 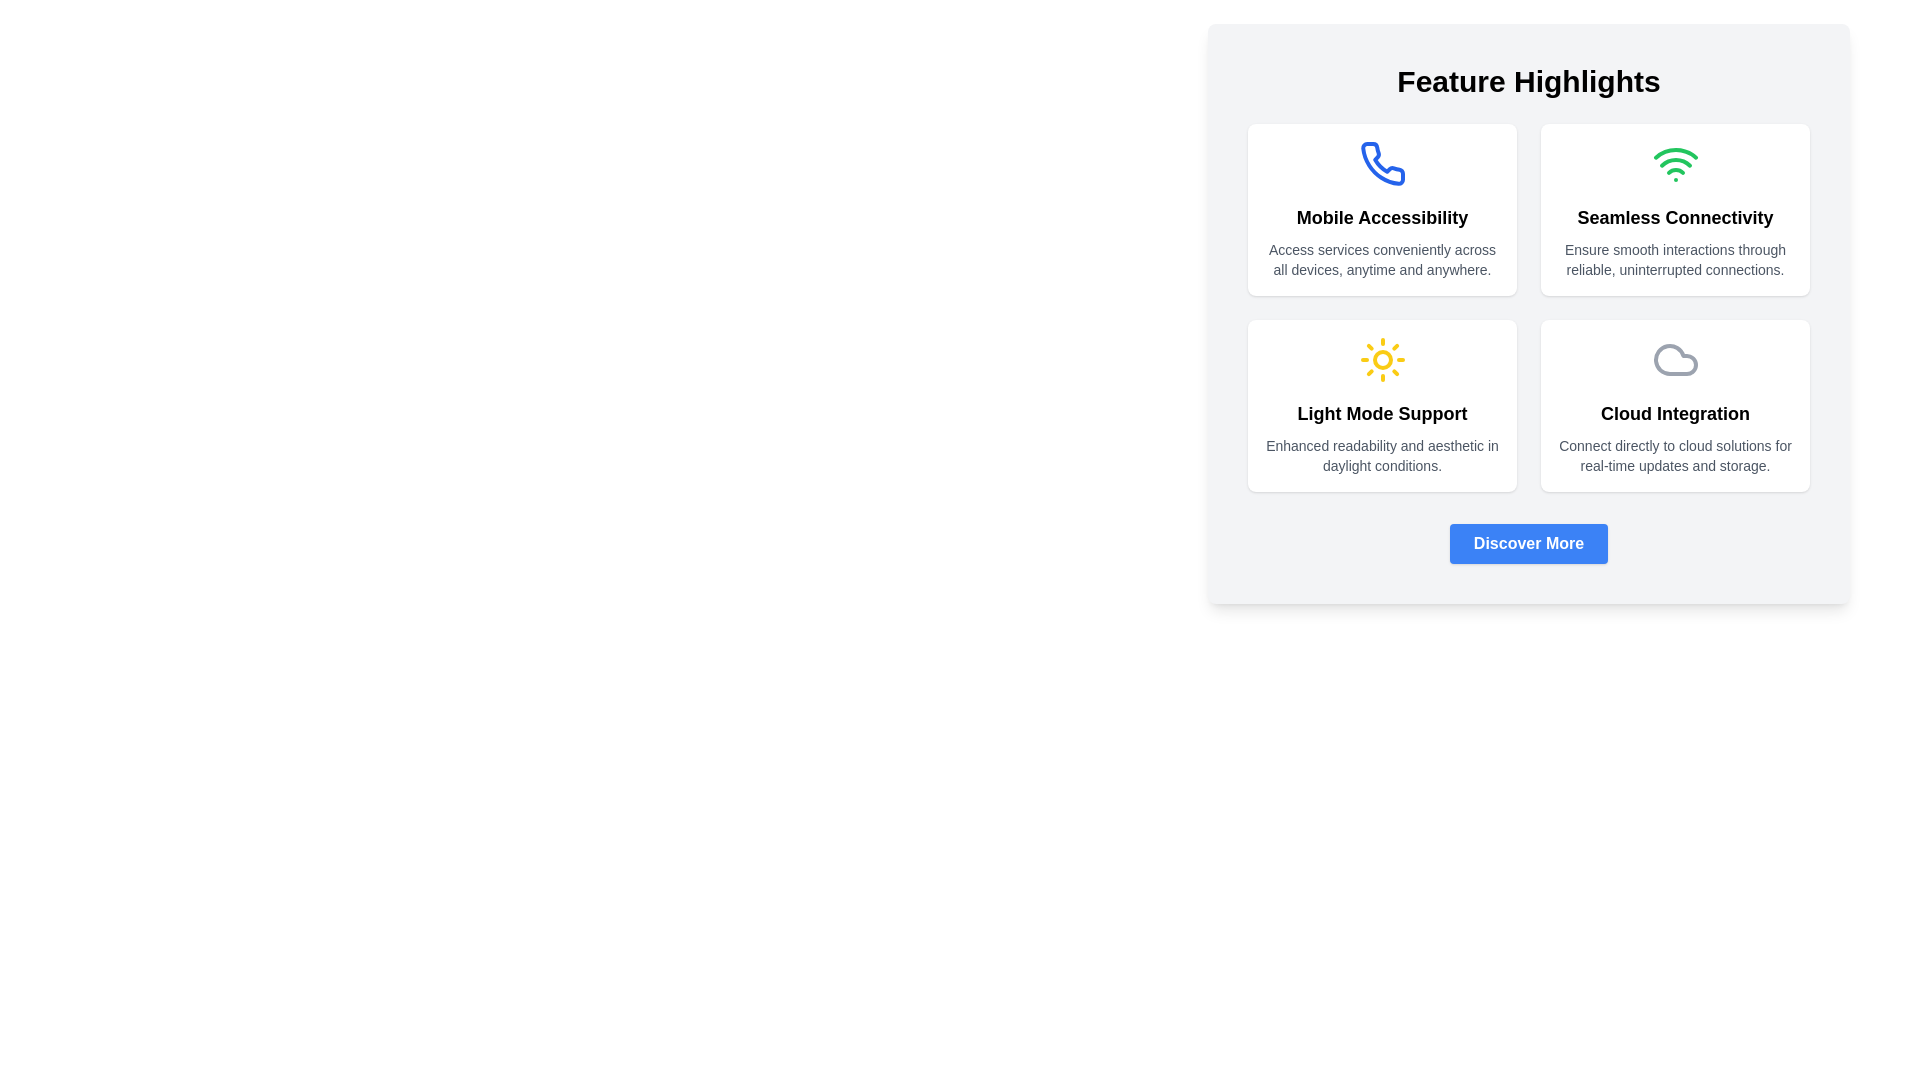 What do you see at coordinates (1675, 455) in the screenshot?
I see `the descriptive text related to the feature 'Cloud Integration', located at the bottom-right section of a grid layout of four cards within the 'Feature Highlights' section` at bounding box center [1675, 455].